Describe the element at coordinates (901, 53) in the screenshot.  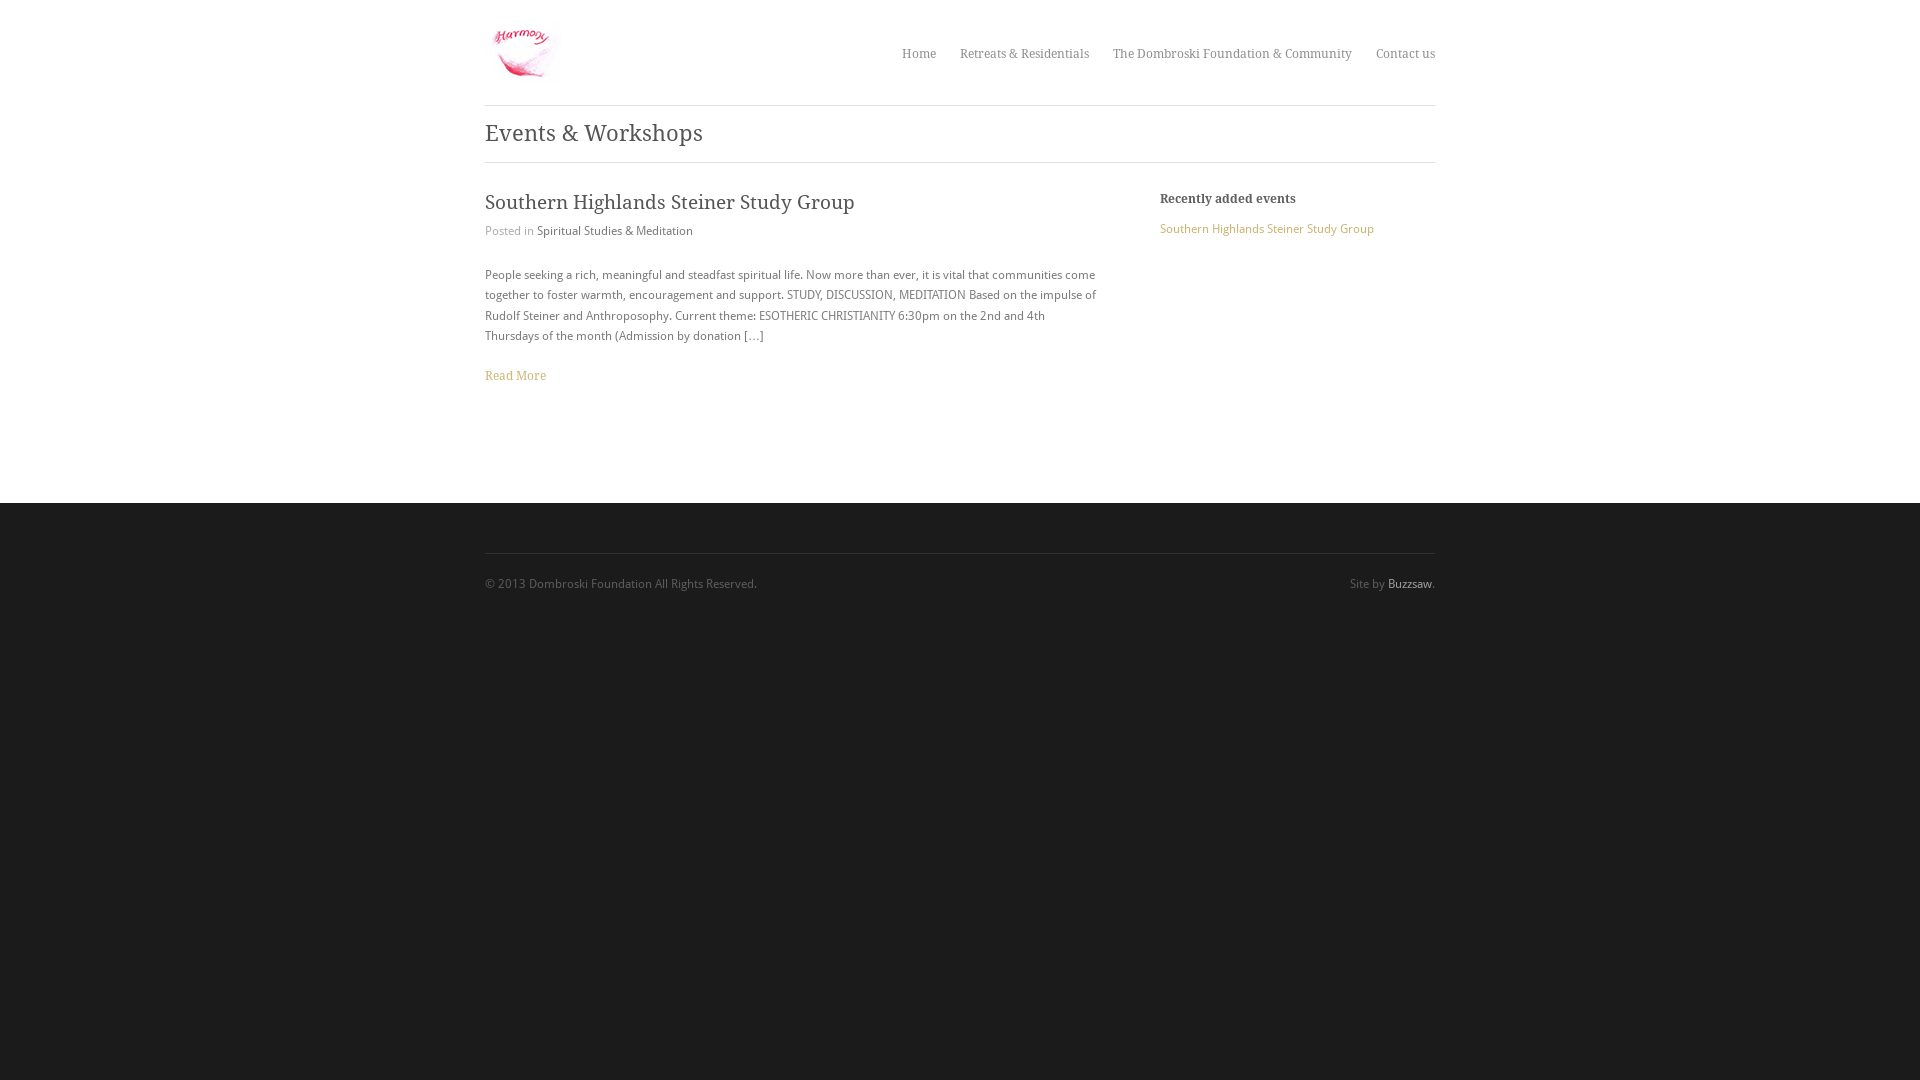
I see `'Home'` at that location.